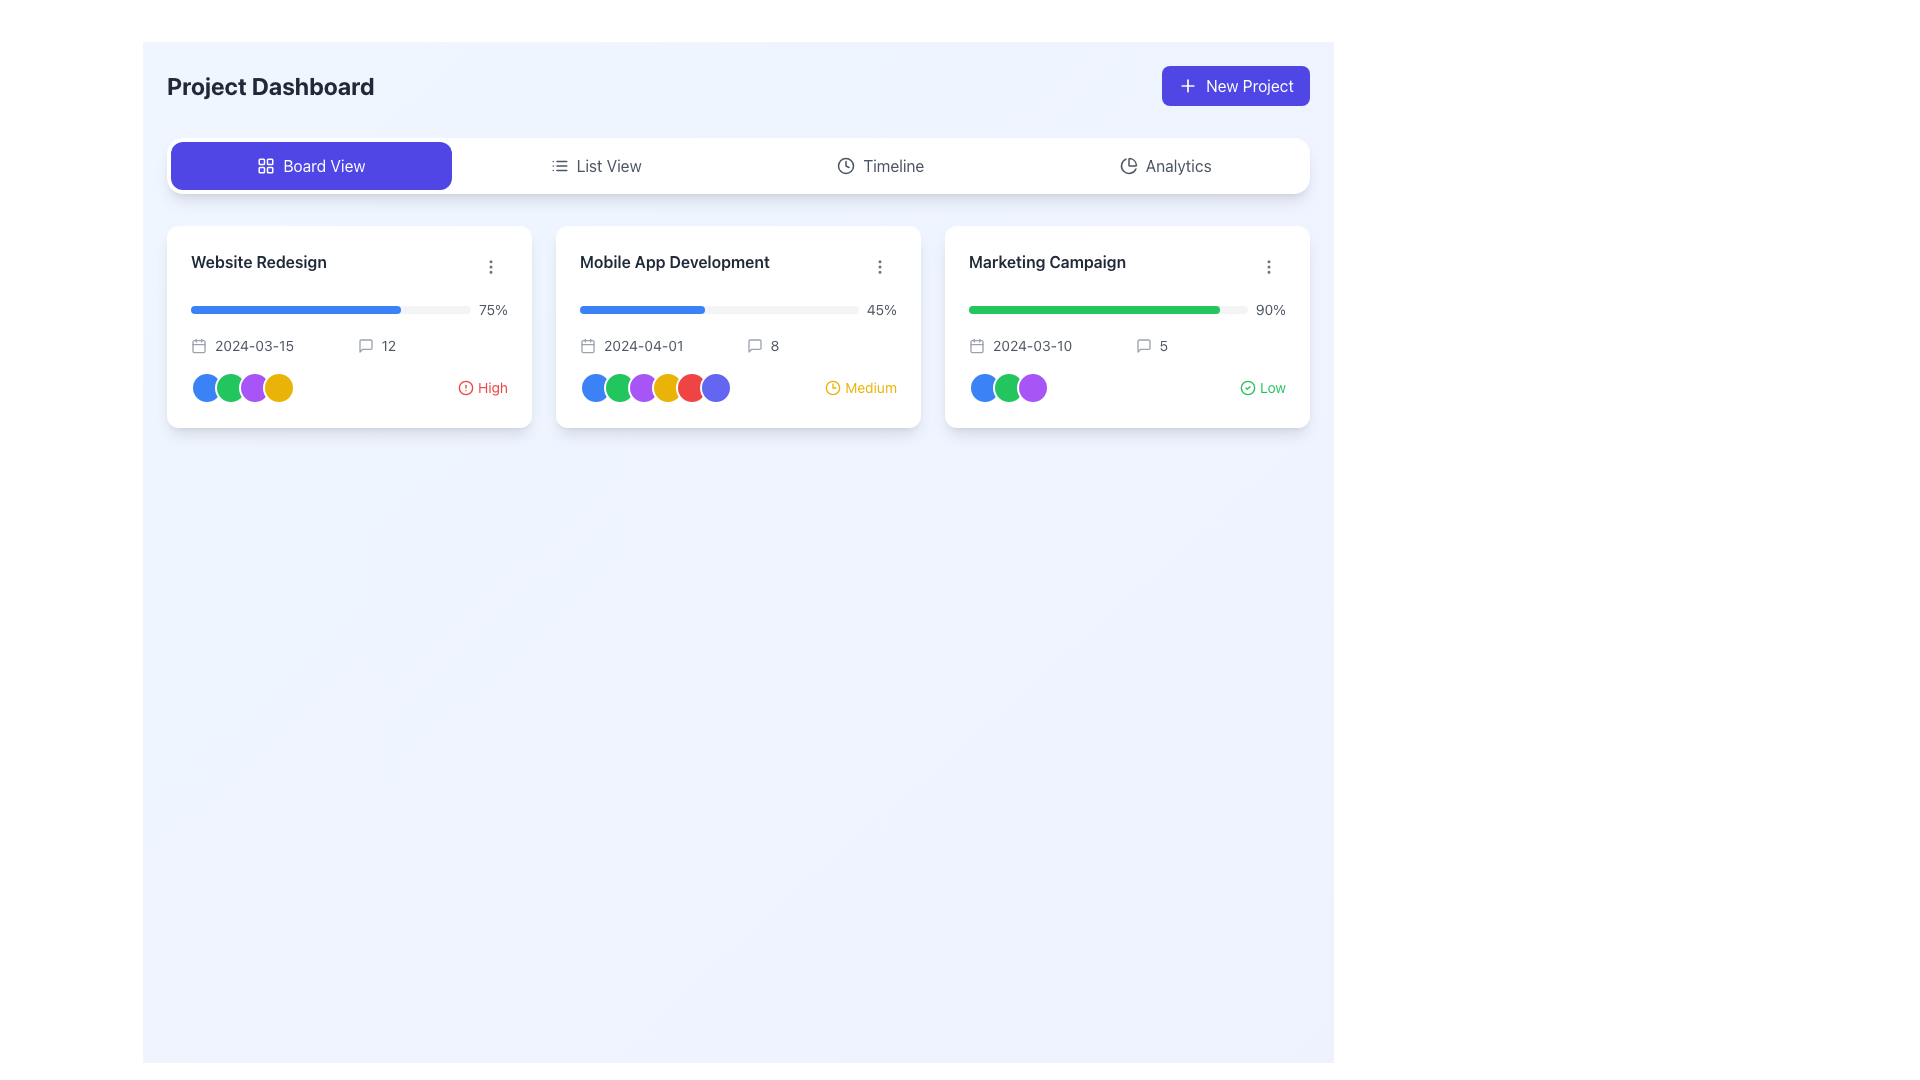 Image resolution: width=1920 pixels, height=1080 pixels. I want to click on the vertical ellipsis icon located at the top-right corner of the 'Marketing Campaign' card, so click(1267, 265).